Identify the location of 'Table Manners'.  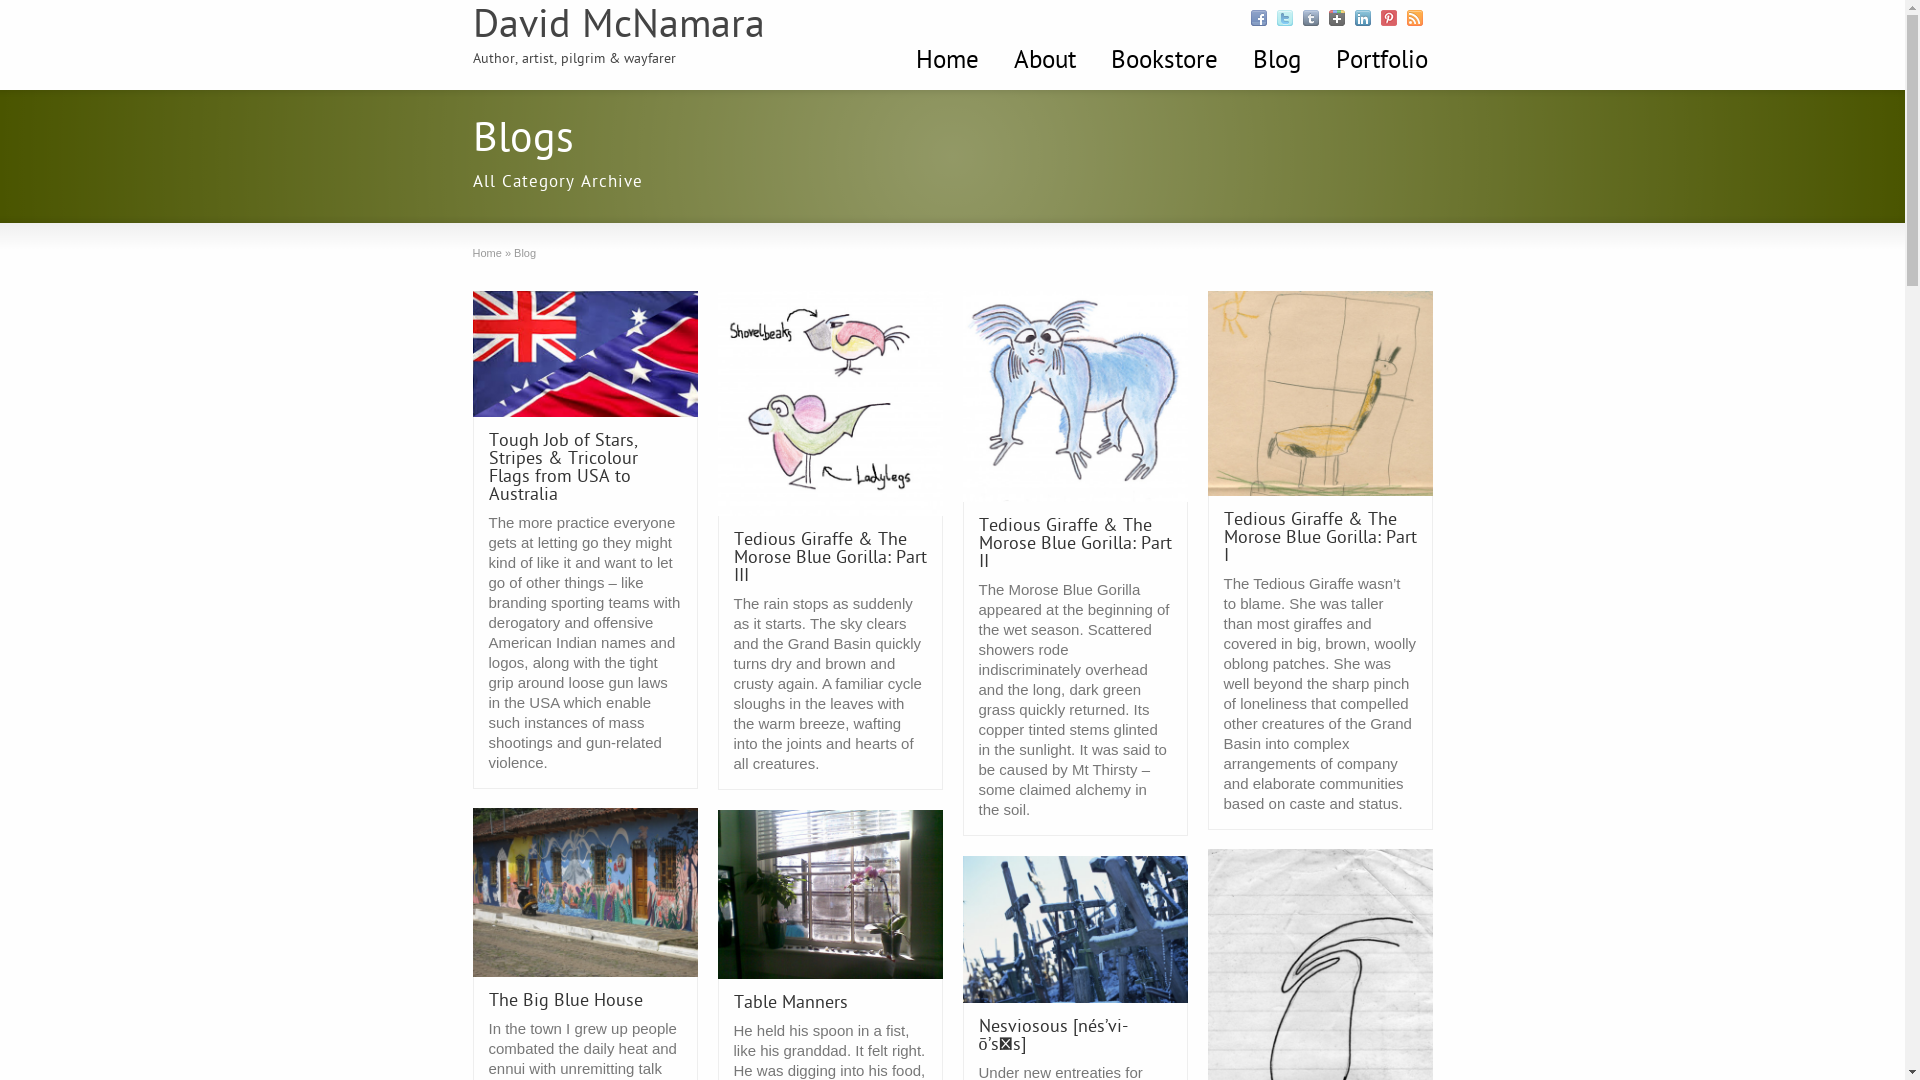
(733, 1003).